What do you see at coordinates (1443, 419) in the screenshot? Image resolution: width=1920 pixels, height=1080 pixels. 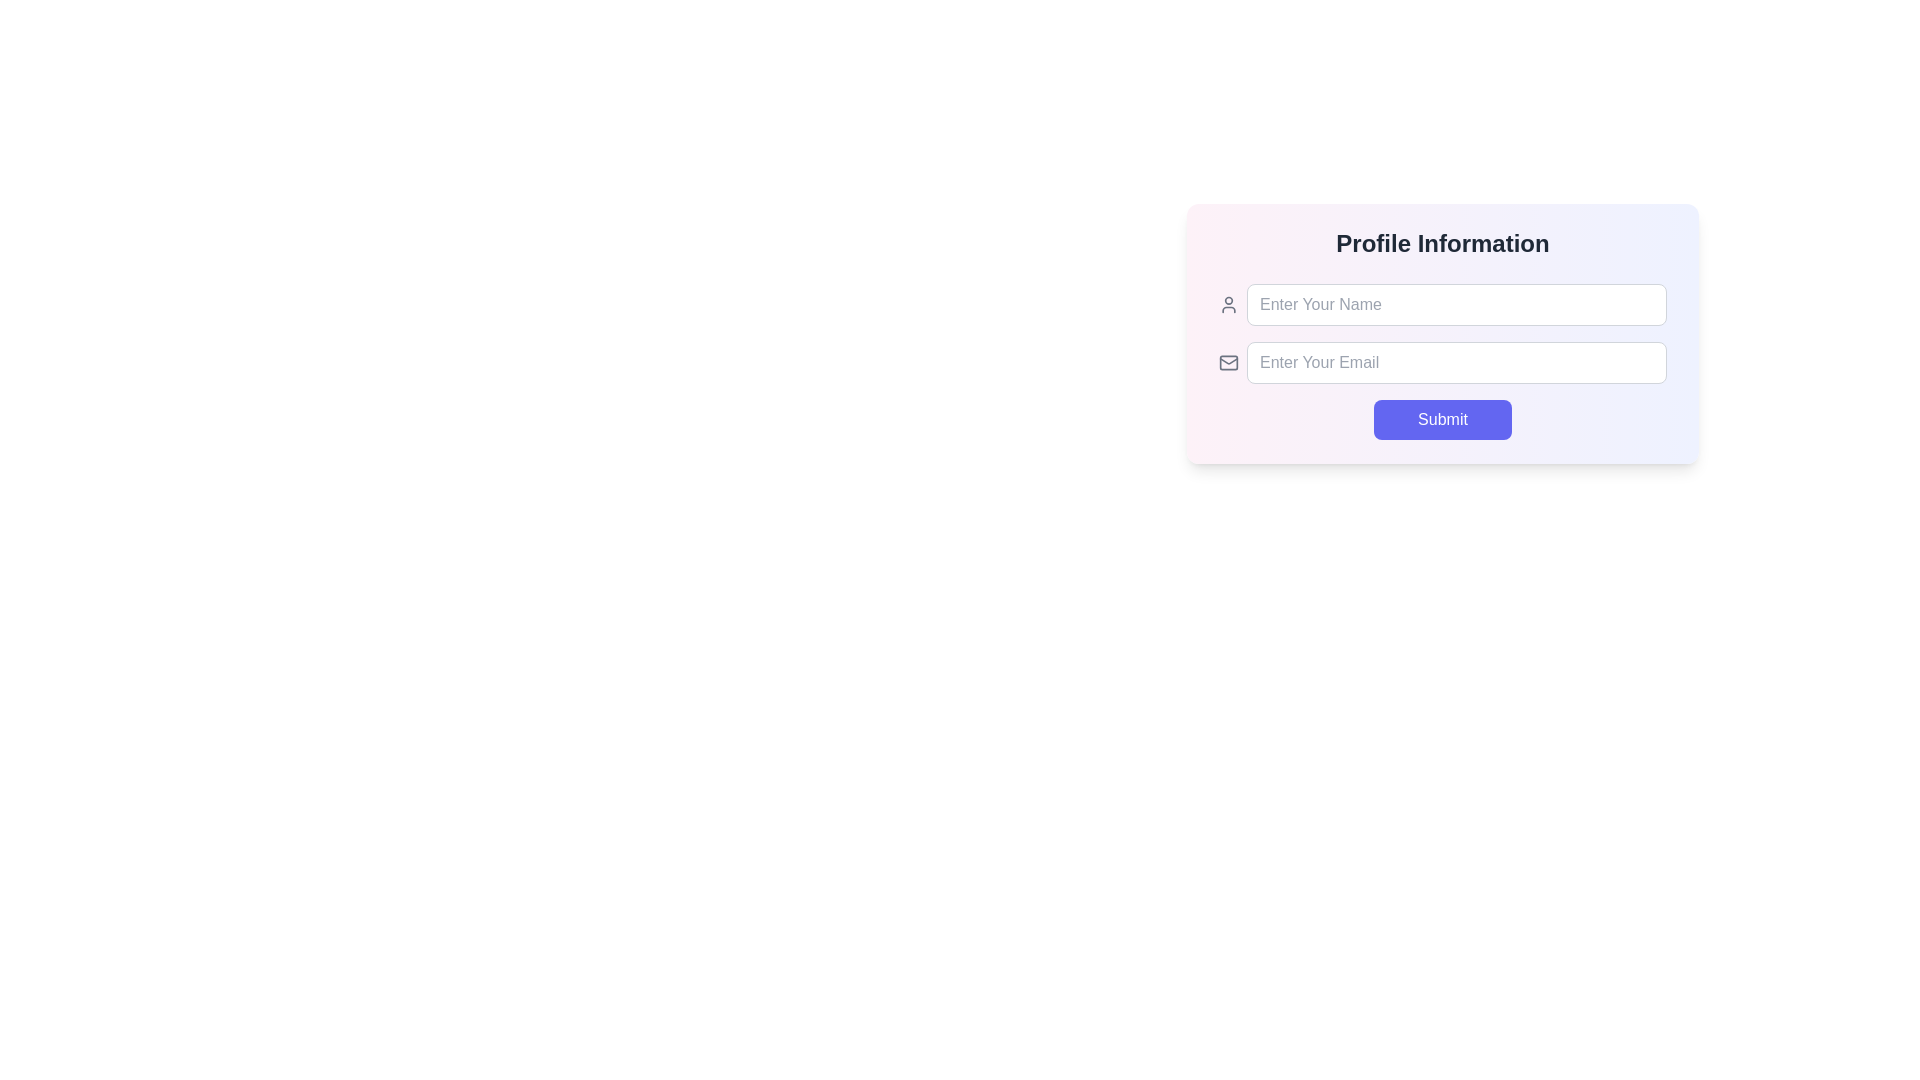 I see `the 'Submit' button located below the input fields` at bounding box center [1443, 419].